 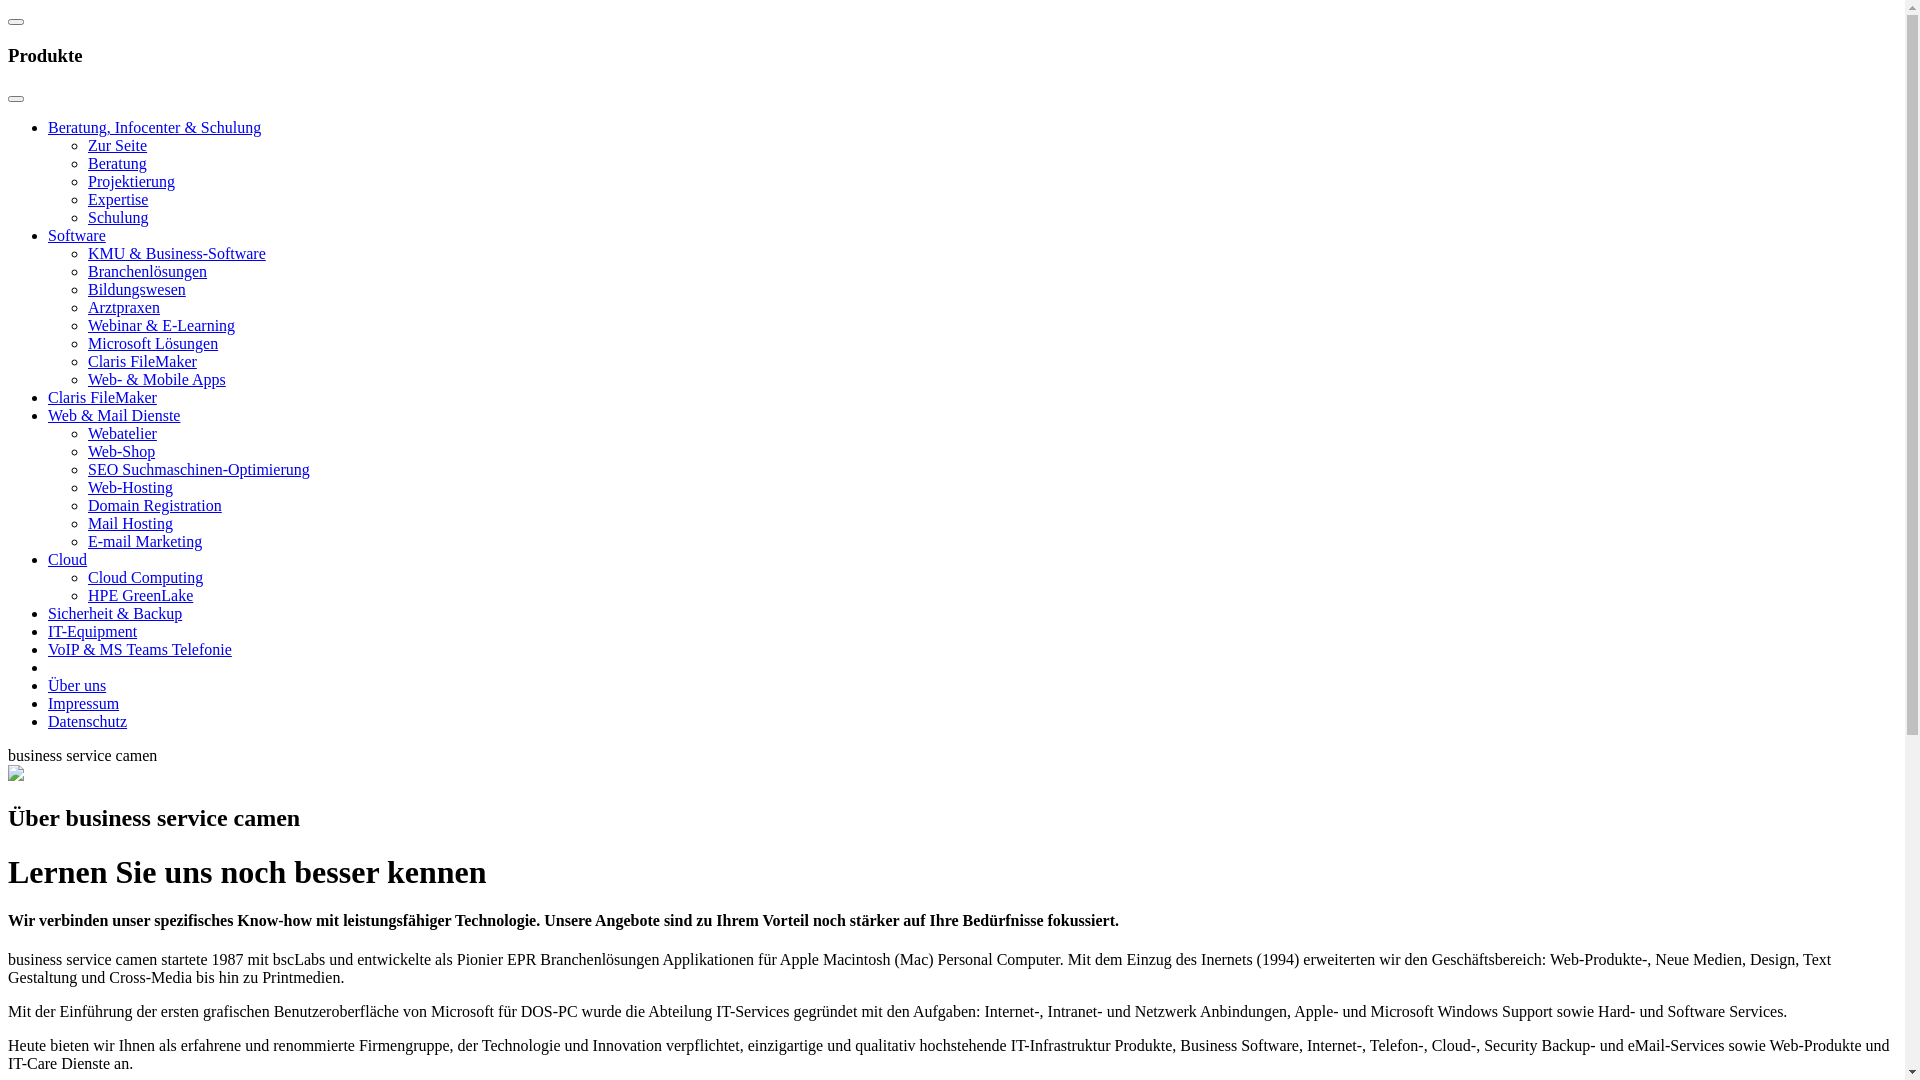 I want to click on 'Claris FileMaker', so click(x=141, y=361).